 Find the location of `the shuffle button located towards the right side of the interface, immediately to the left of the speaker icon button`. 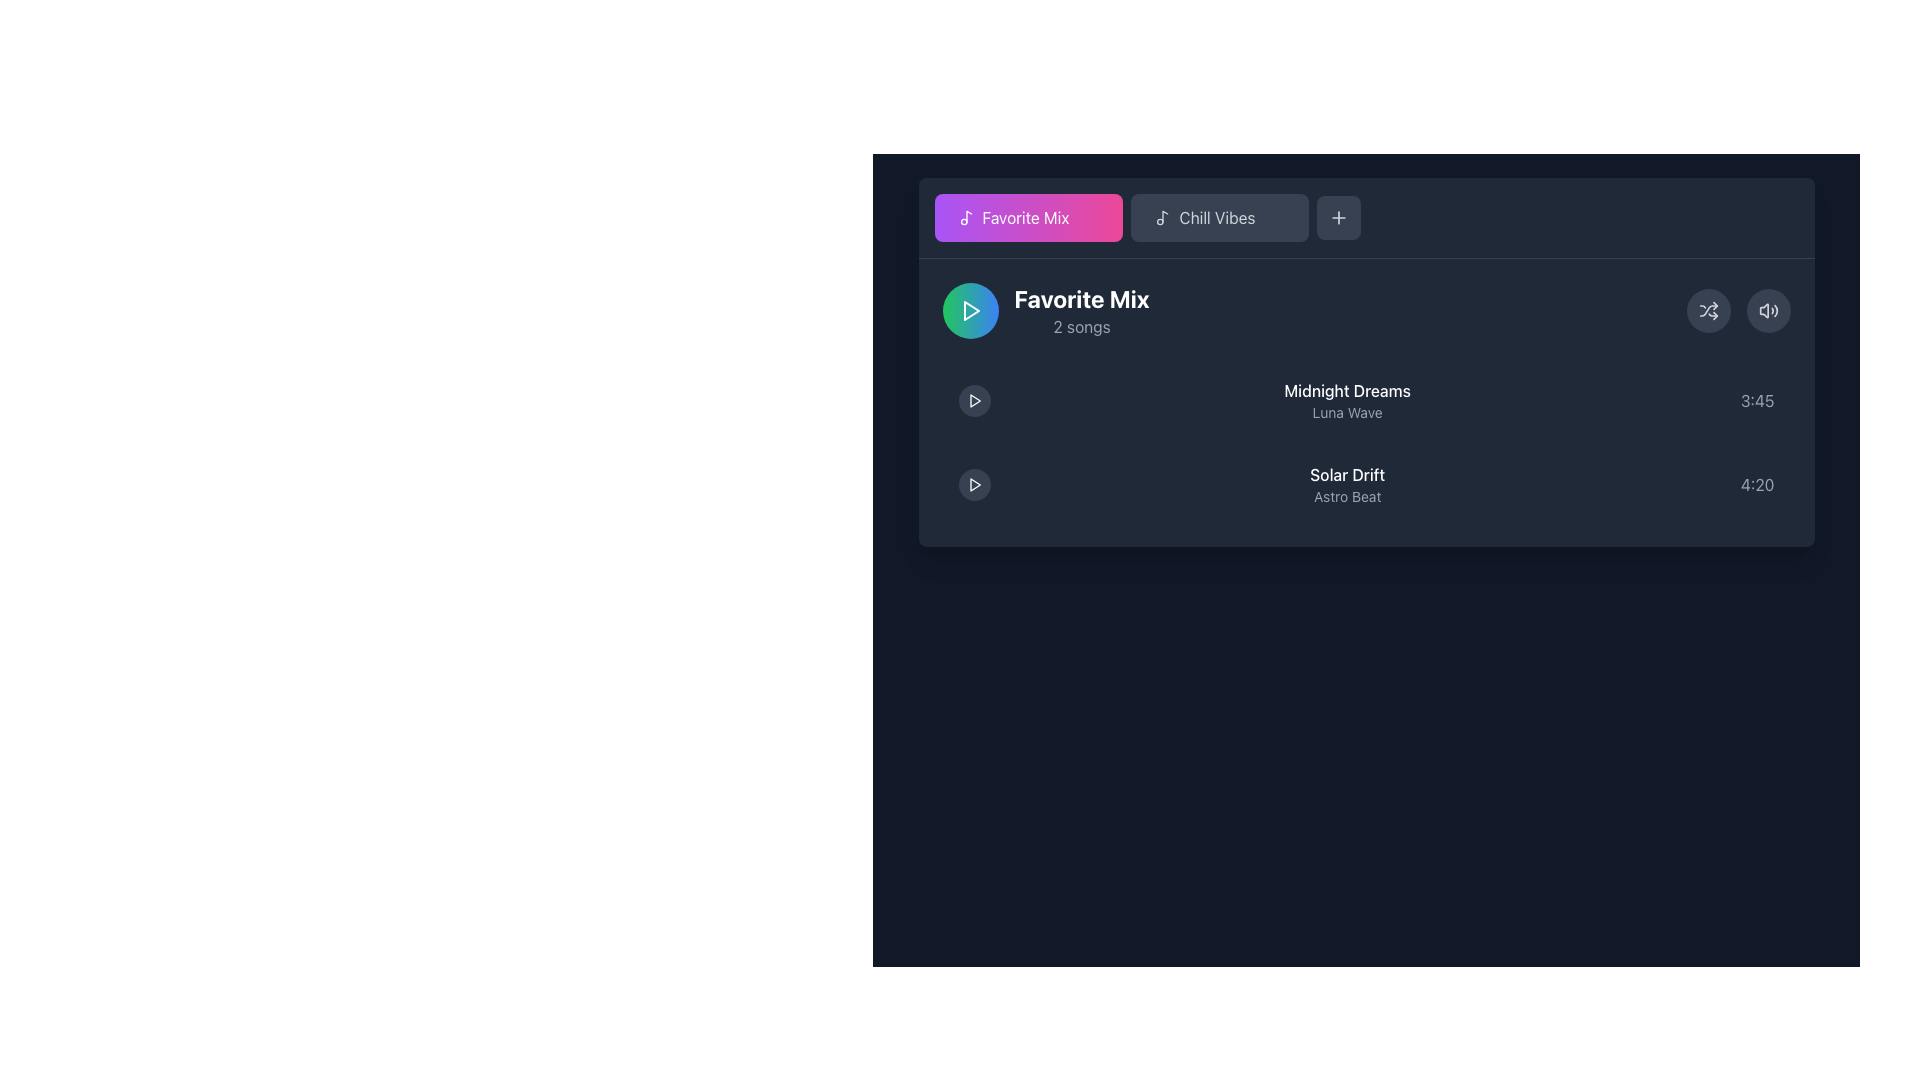

the shuffle button located towards the right side of the interface, immediately to the left of the speaker icon button is located at coordinates (1707, 311).